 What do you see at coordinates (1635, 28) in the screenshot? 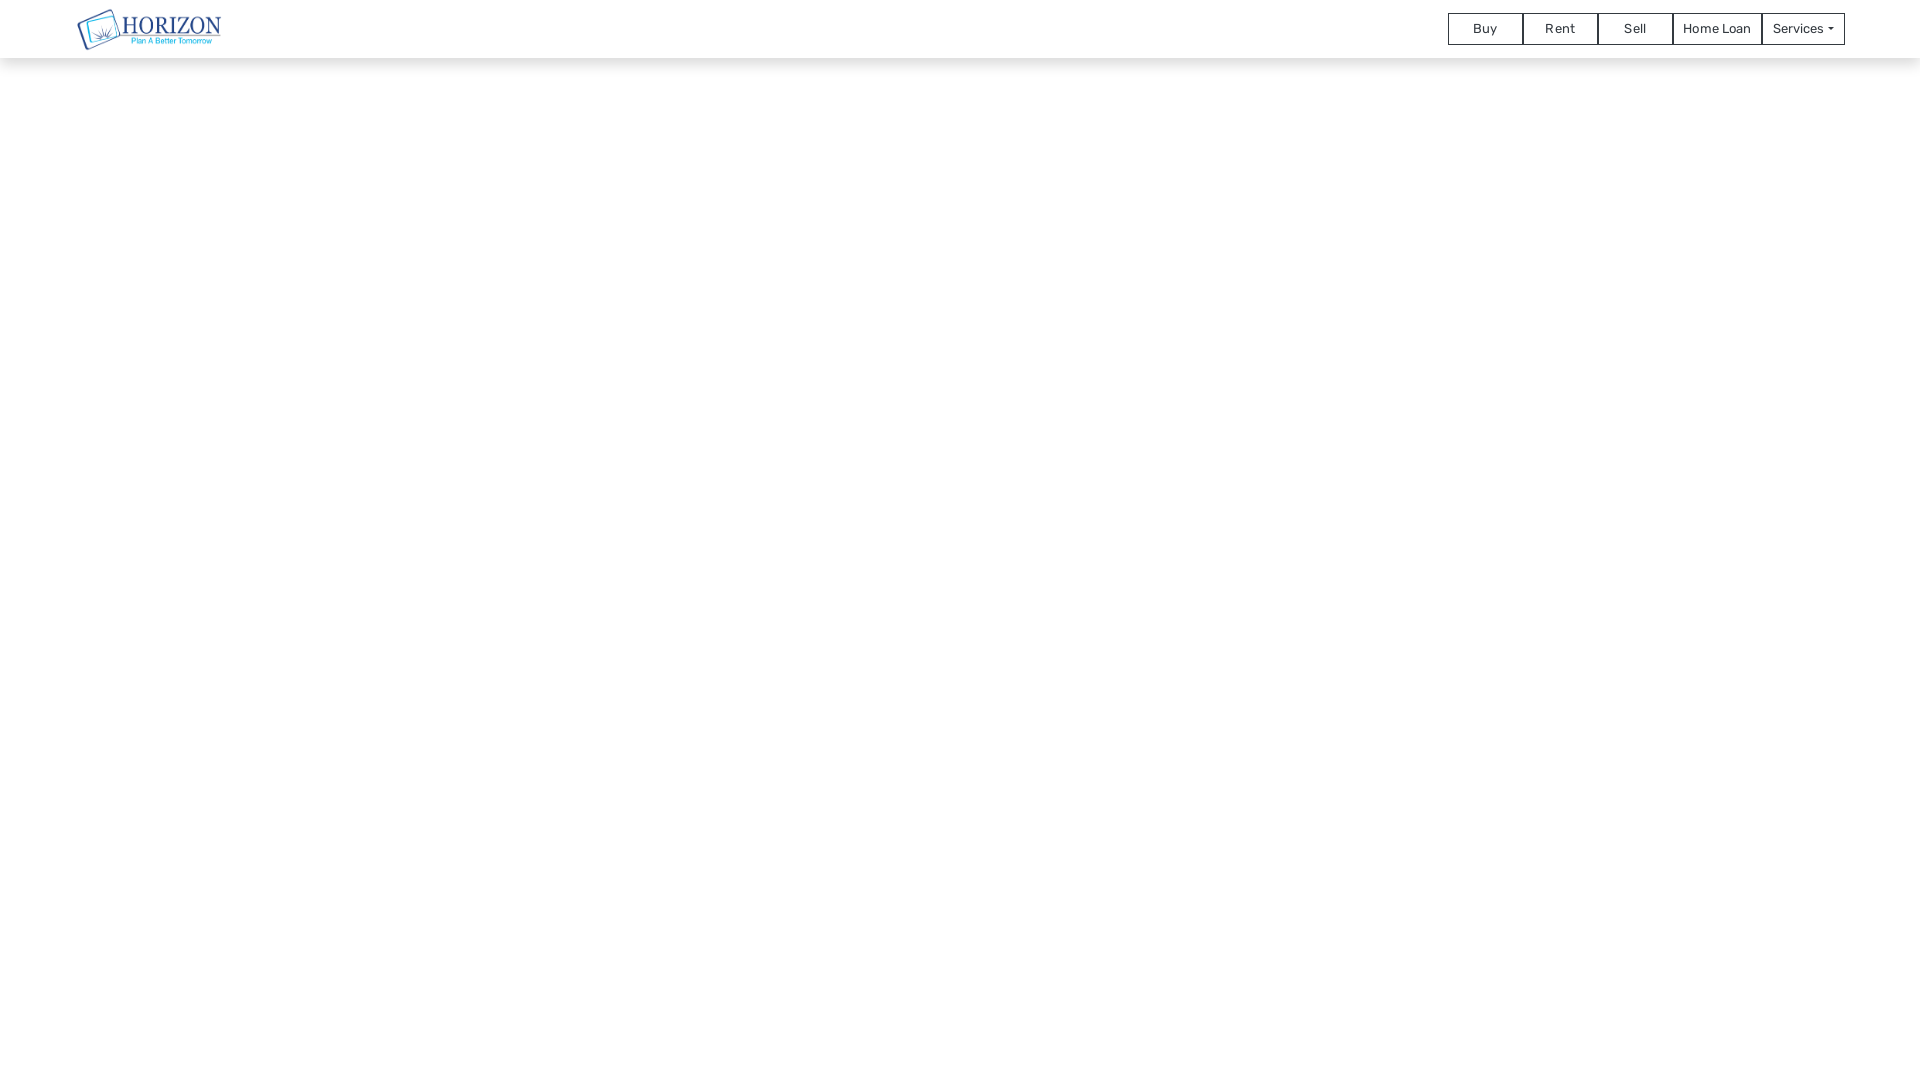
I see `'Sell'` at bounding box center [1635, 28].